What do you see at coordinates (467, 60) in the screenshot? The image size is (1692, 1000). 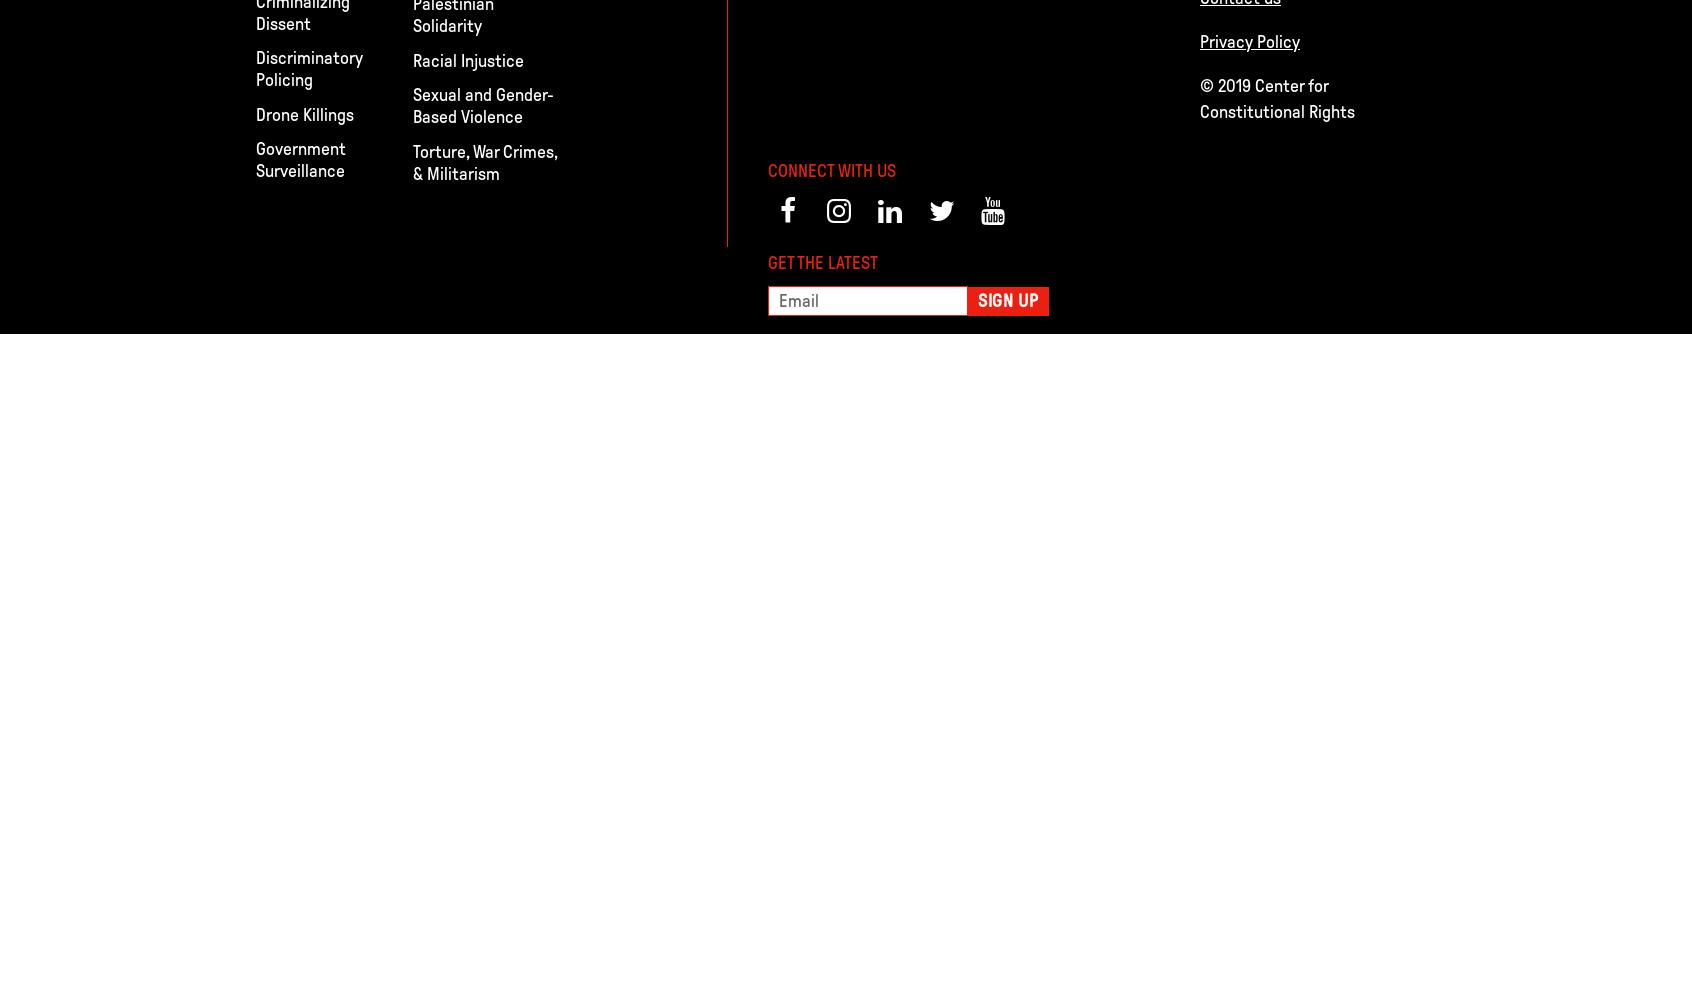 I see `'Racial Injustice'` at bounding box center [467, 60].